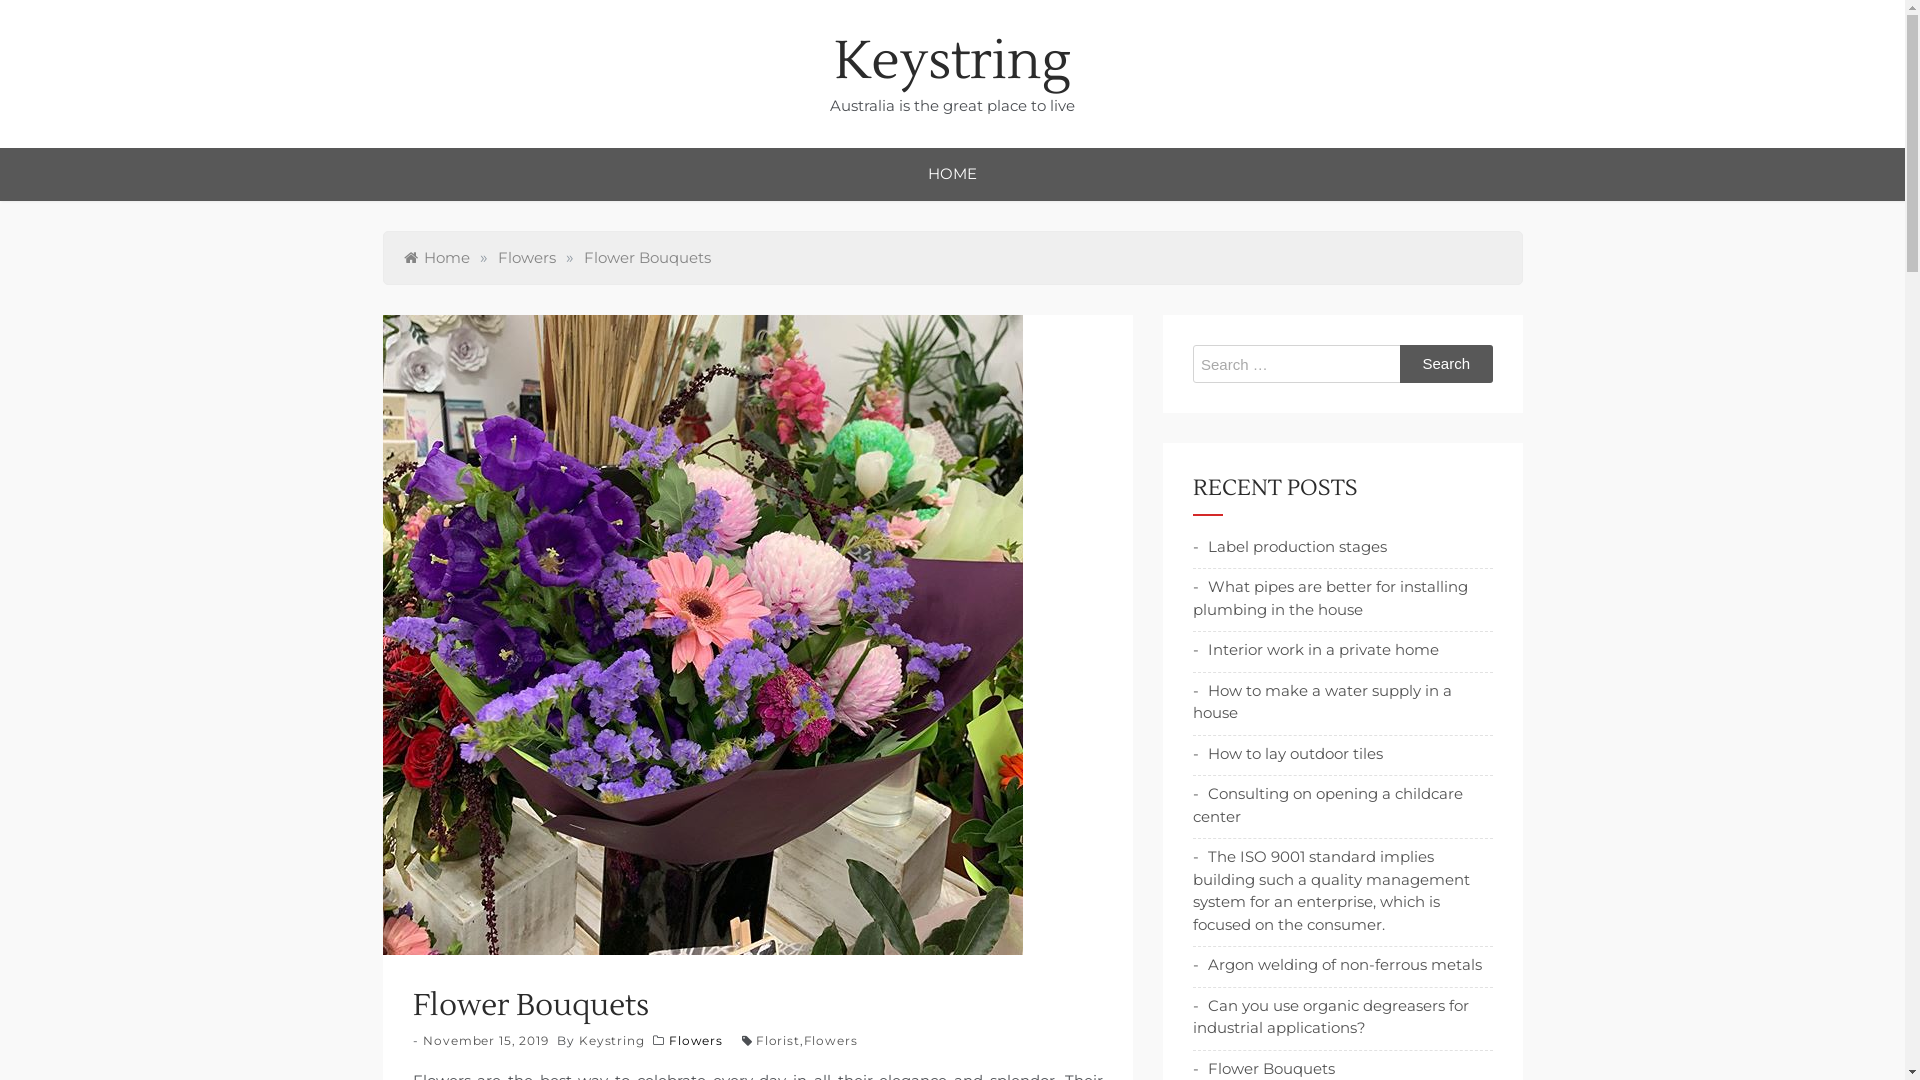 The image size is (1920, 1080). I want to click on 'Label production stages', so click(1191, 546).